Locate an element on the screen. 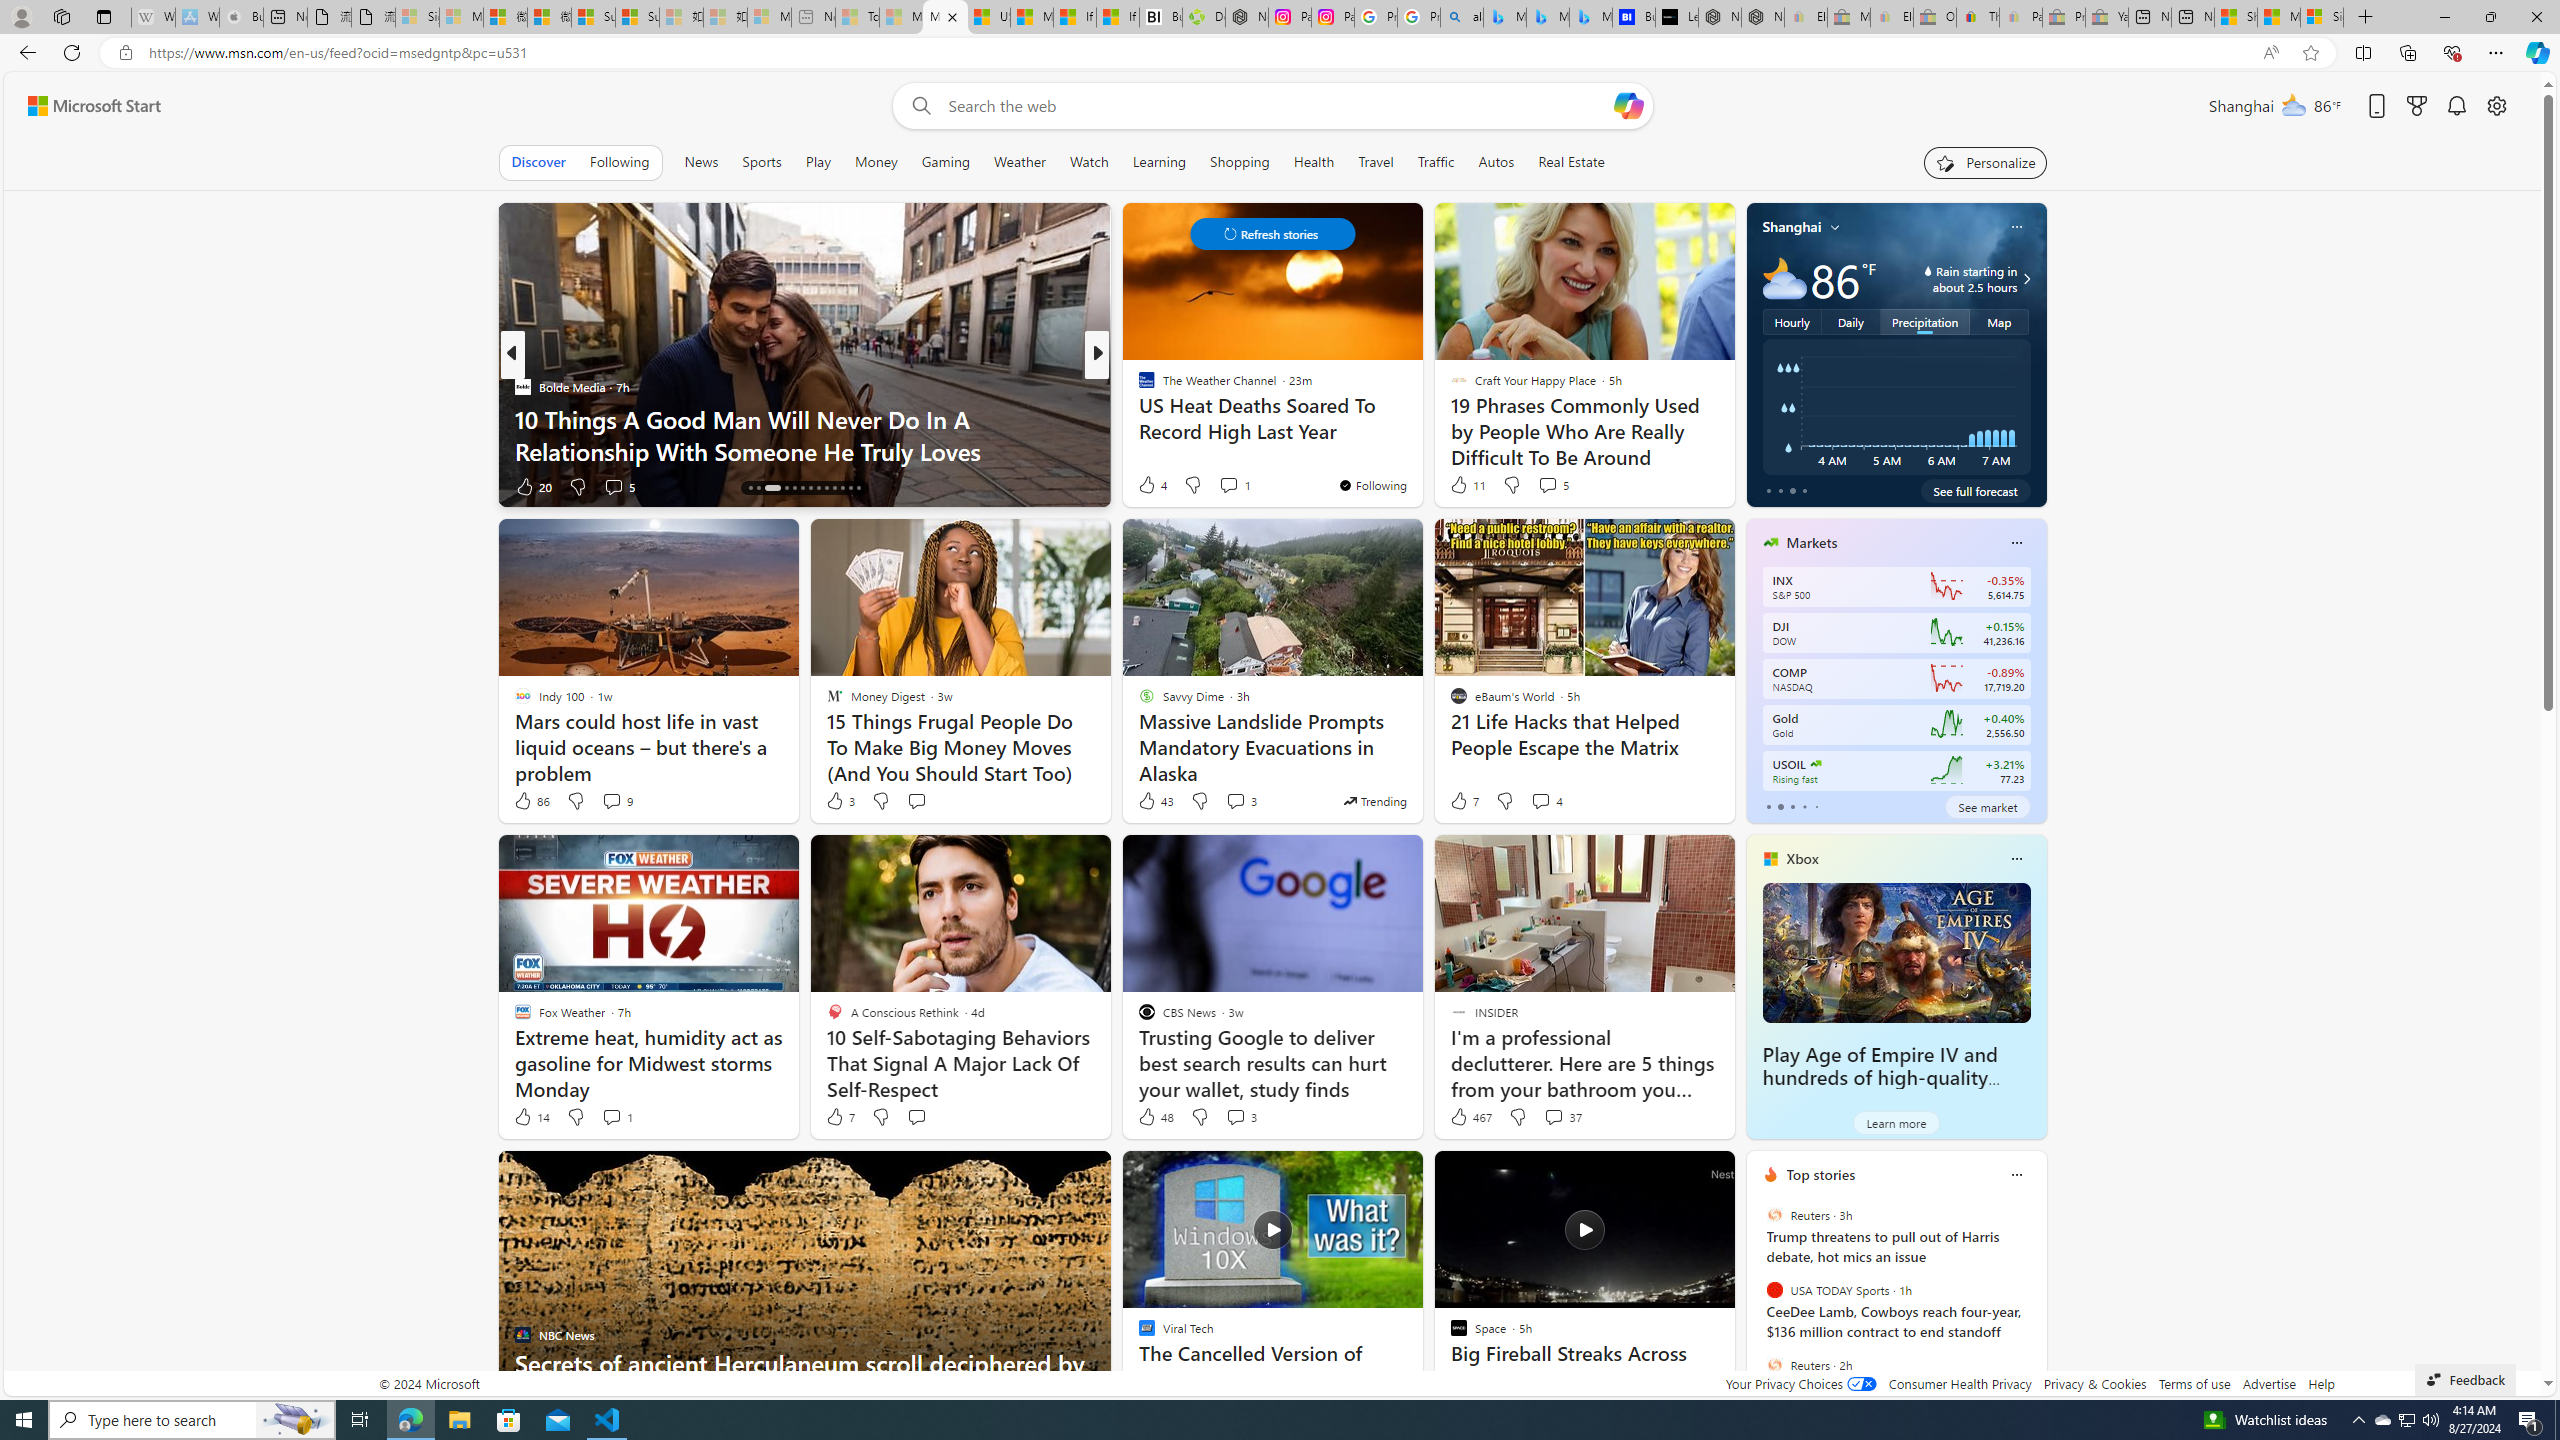 The height and width of the screenshot is (1440, 2560). 'View comments 9 Comment' is located at coordinates (611, 800).